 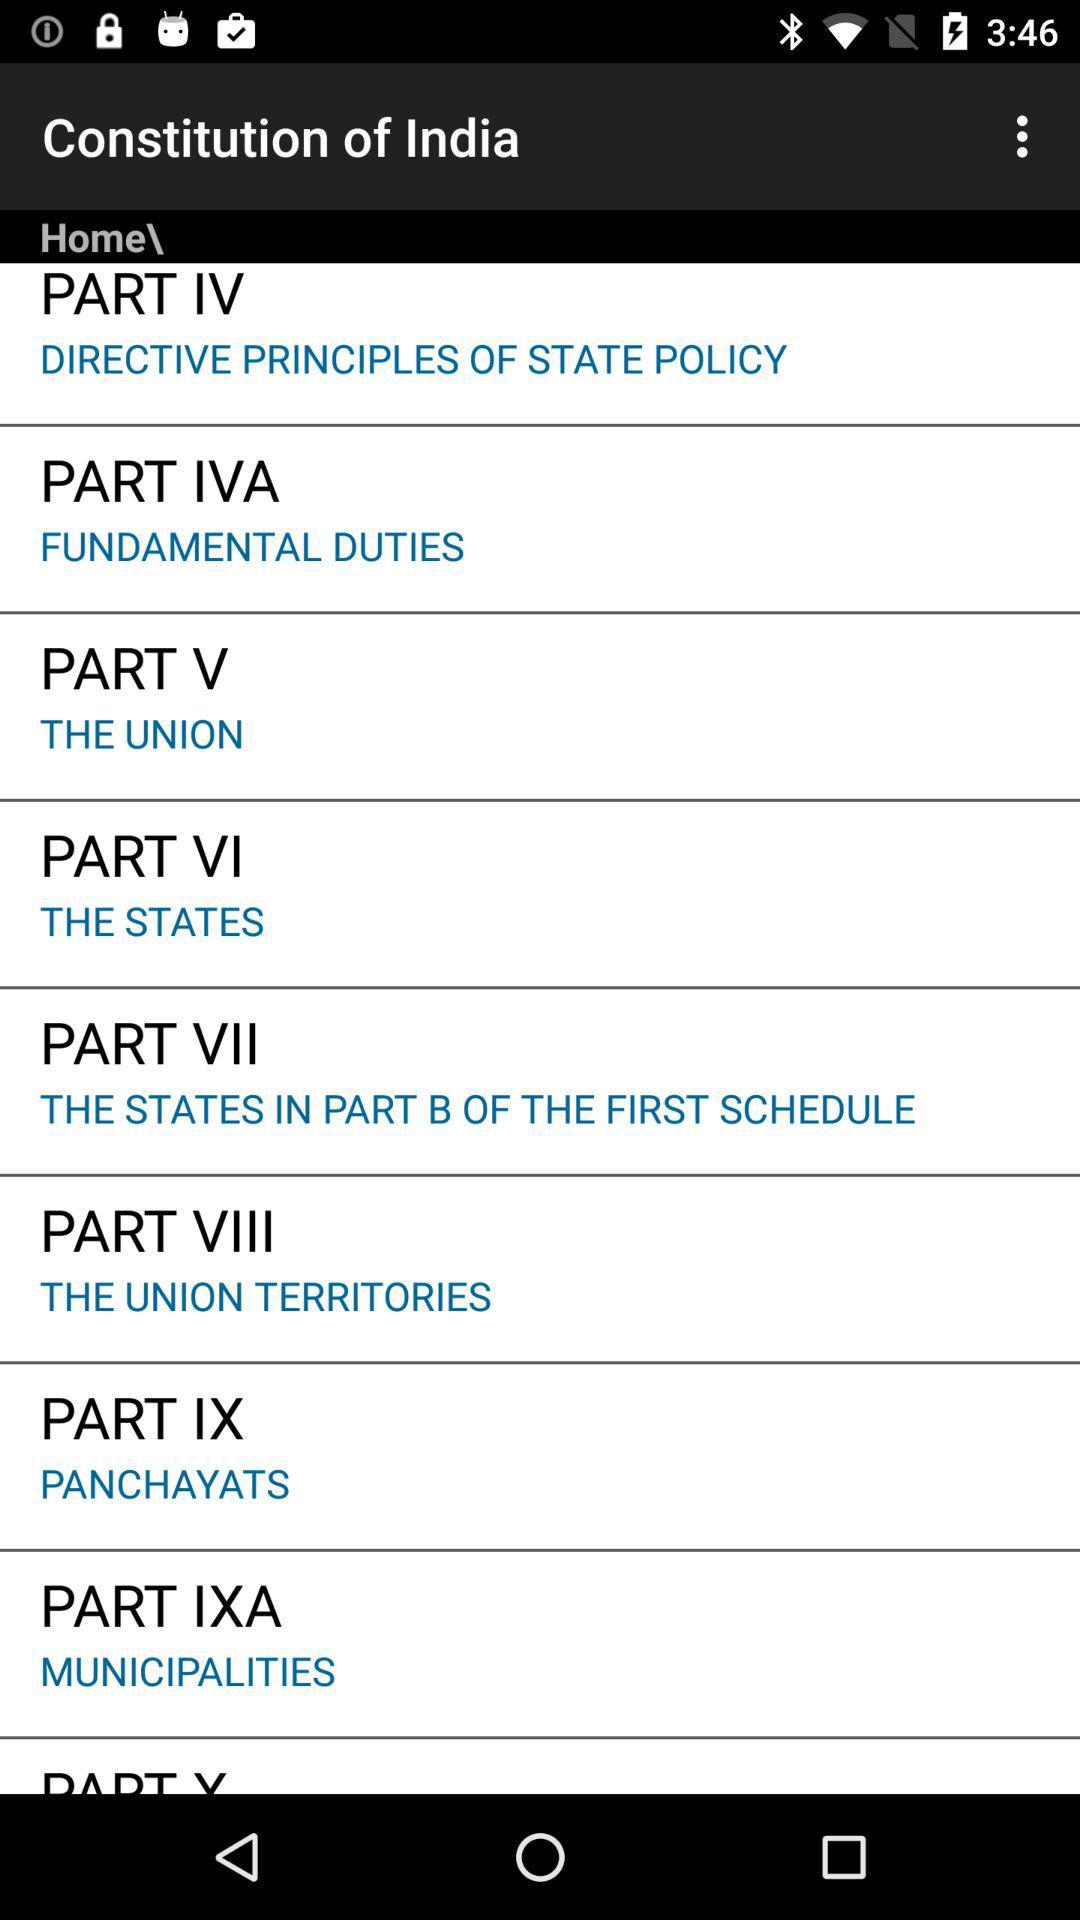 I want to click on fundamental duties, so click(x=540, y=564).